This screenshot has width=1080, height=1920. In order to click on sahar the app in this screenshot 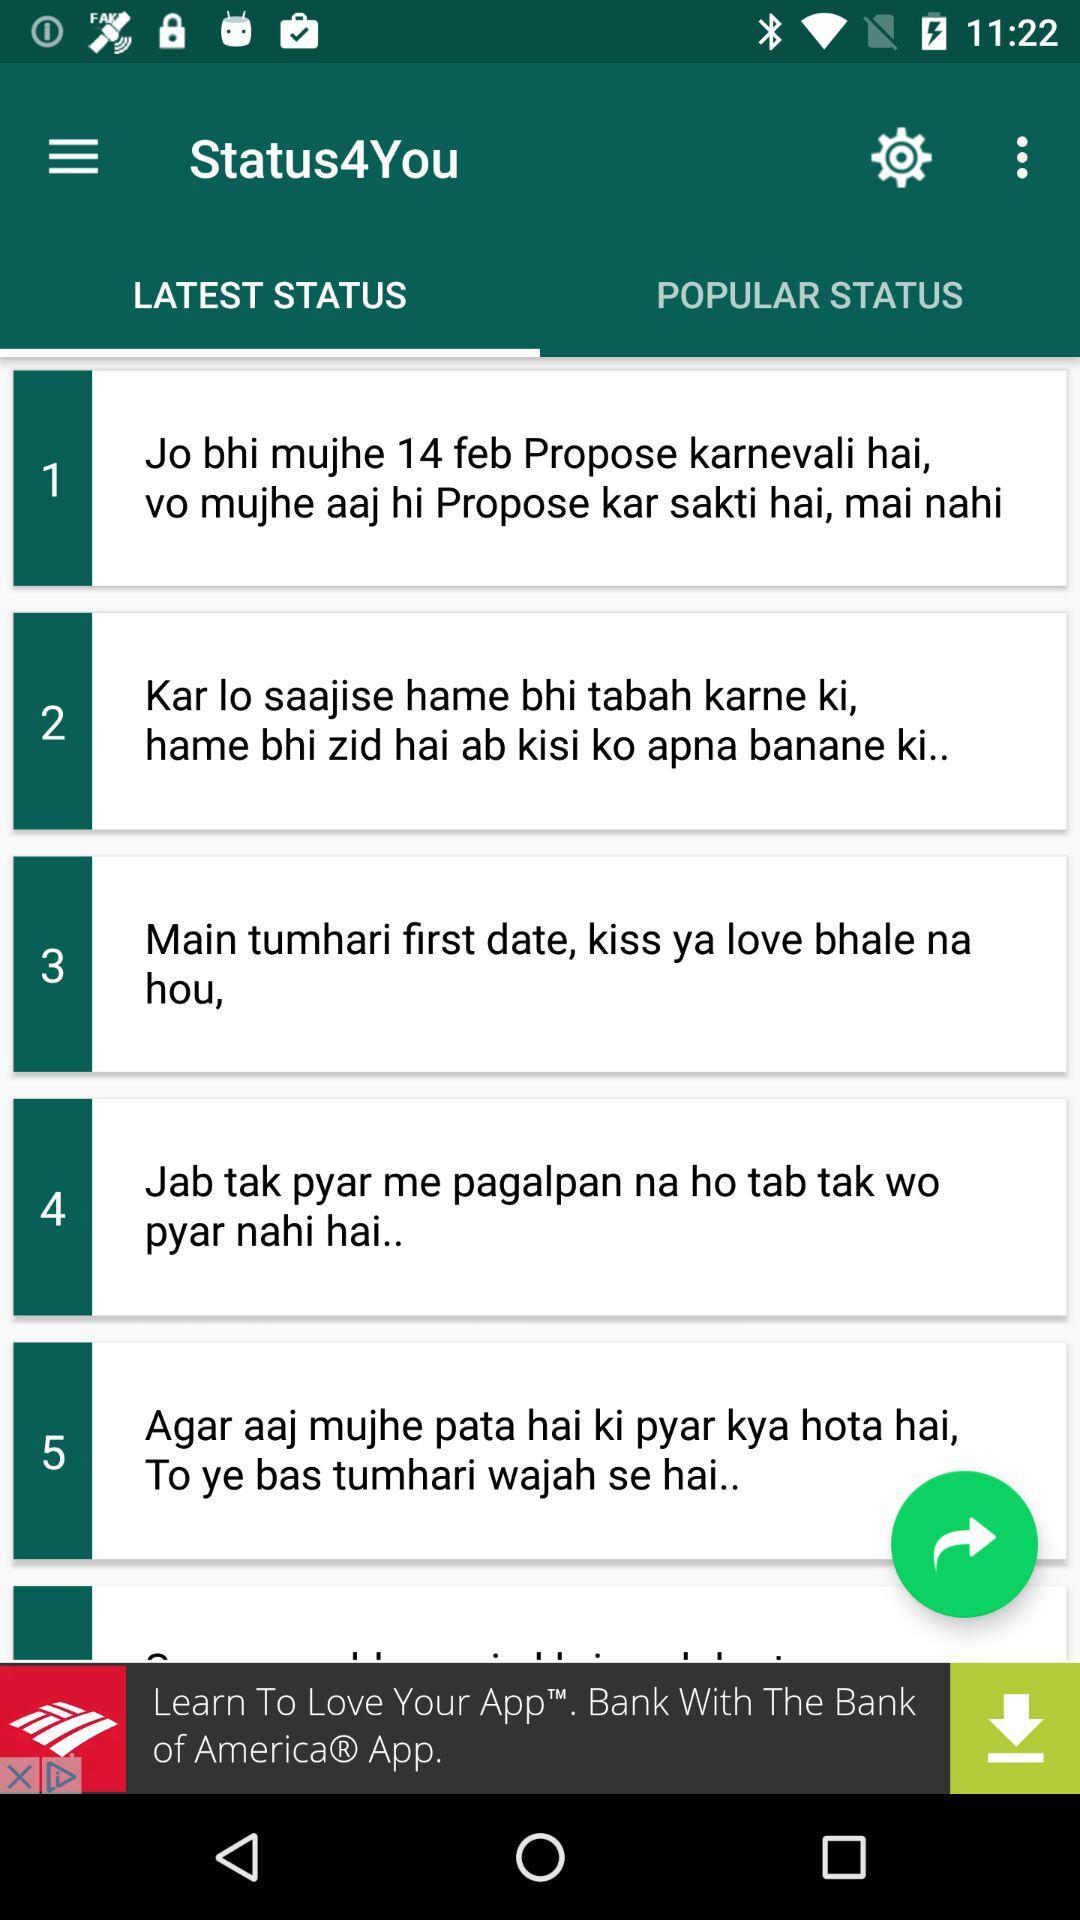, I will do `click(540, 1727)`.